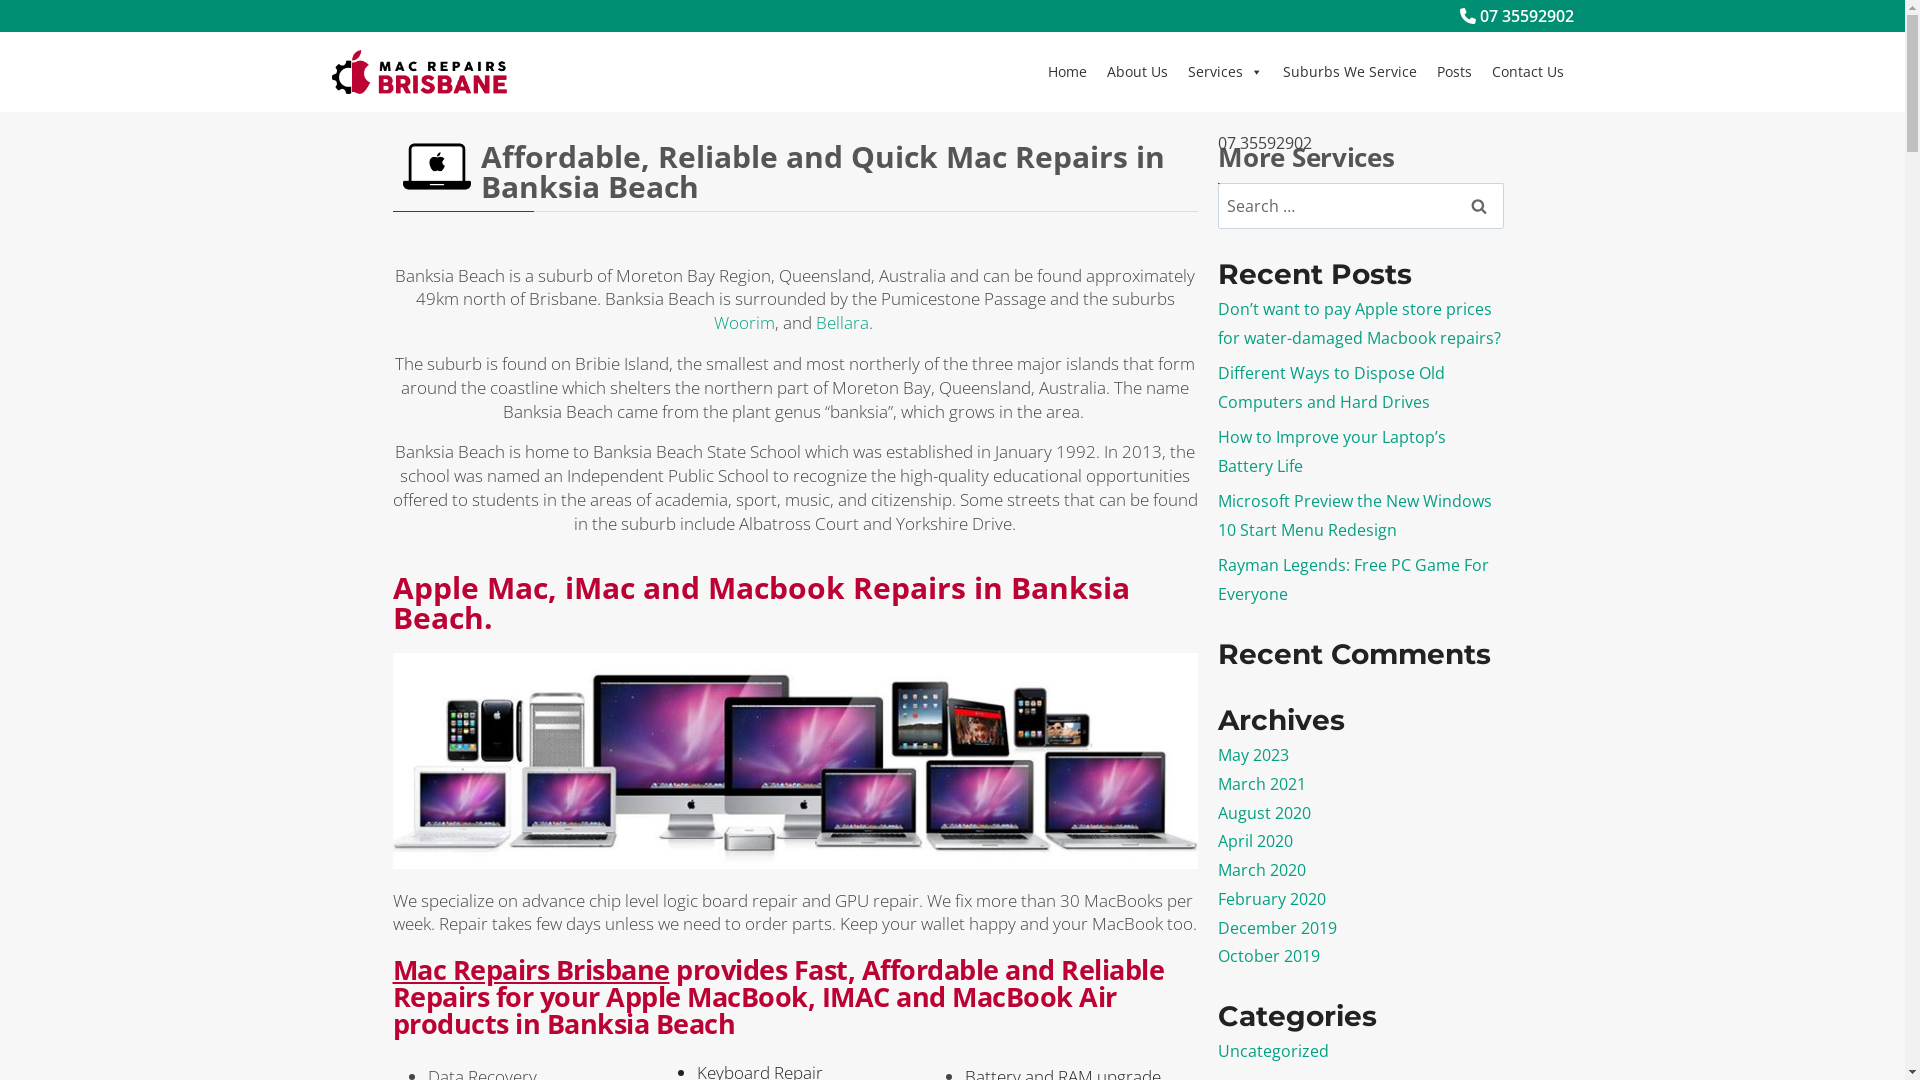 The height and width of the screenshot is (1080, 1920). Describe the element at coordinates (1272, 1049) in the screenshot. I see `'Uncategorized'` at that location.